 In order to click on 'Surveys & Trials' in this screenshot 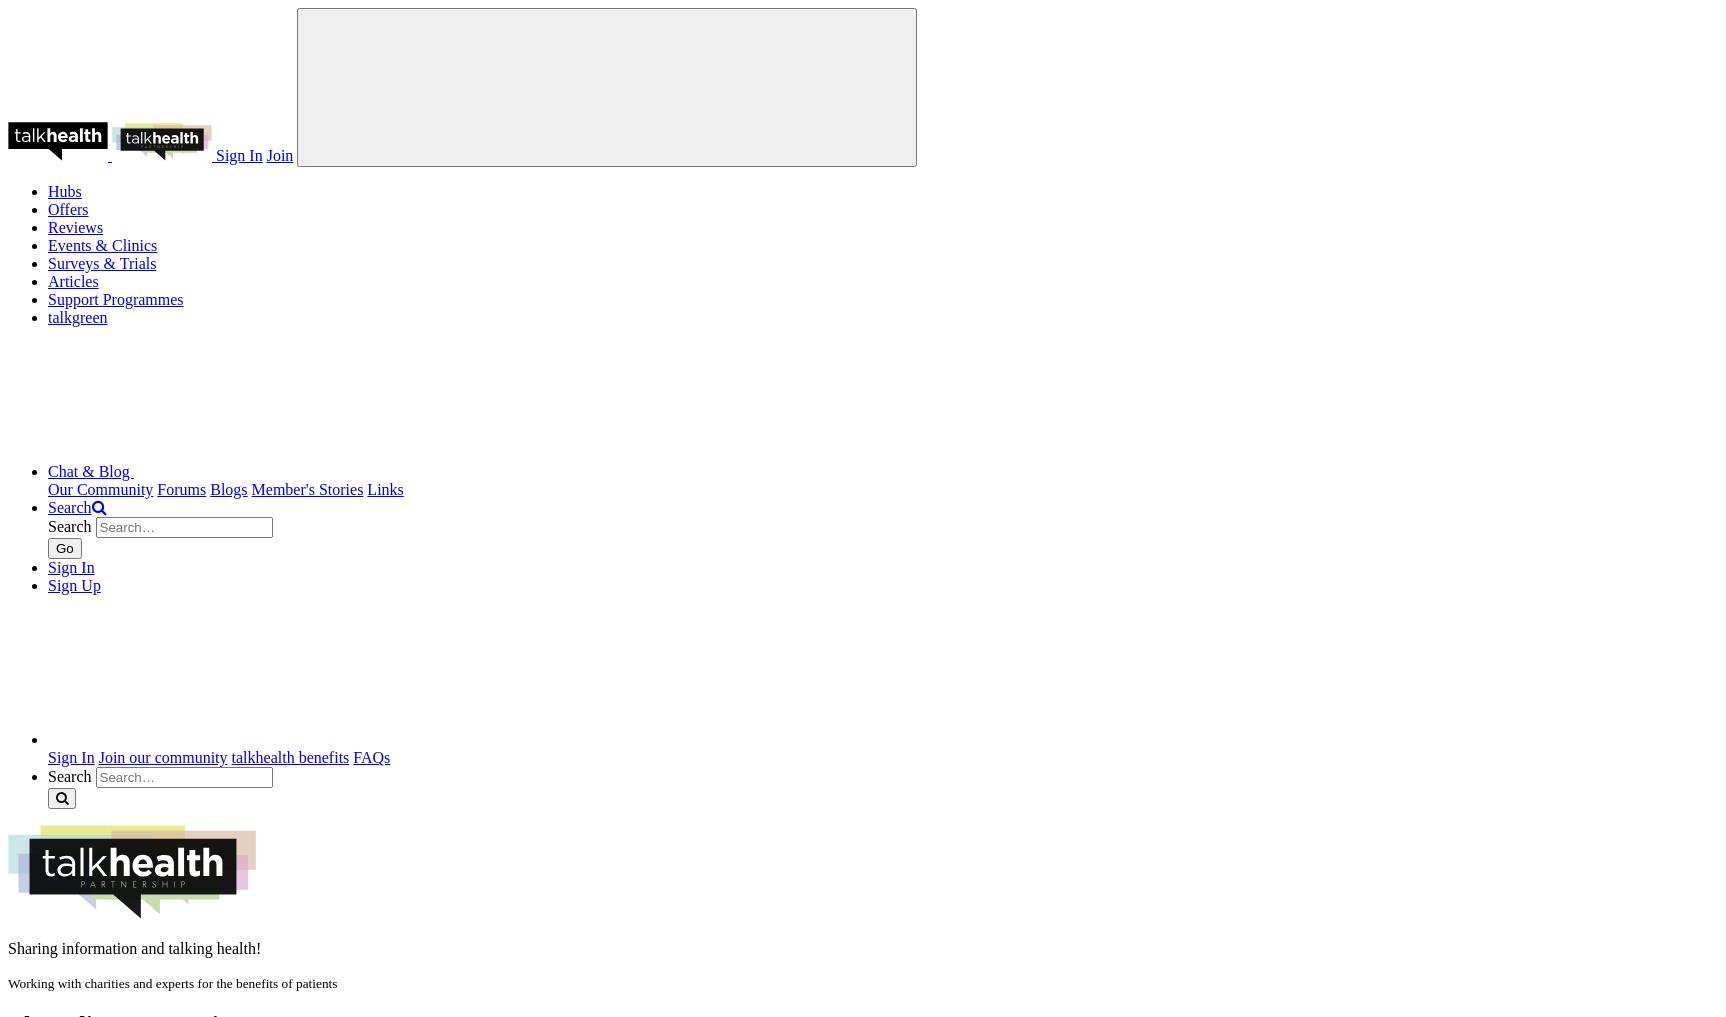, I will do `click(101, 262)`.